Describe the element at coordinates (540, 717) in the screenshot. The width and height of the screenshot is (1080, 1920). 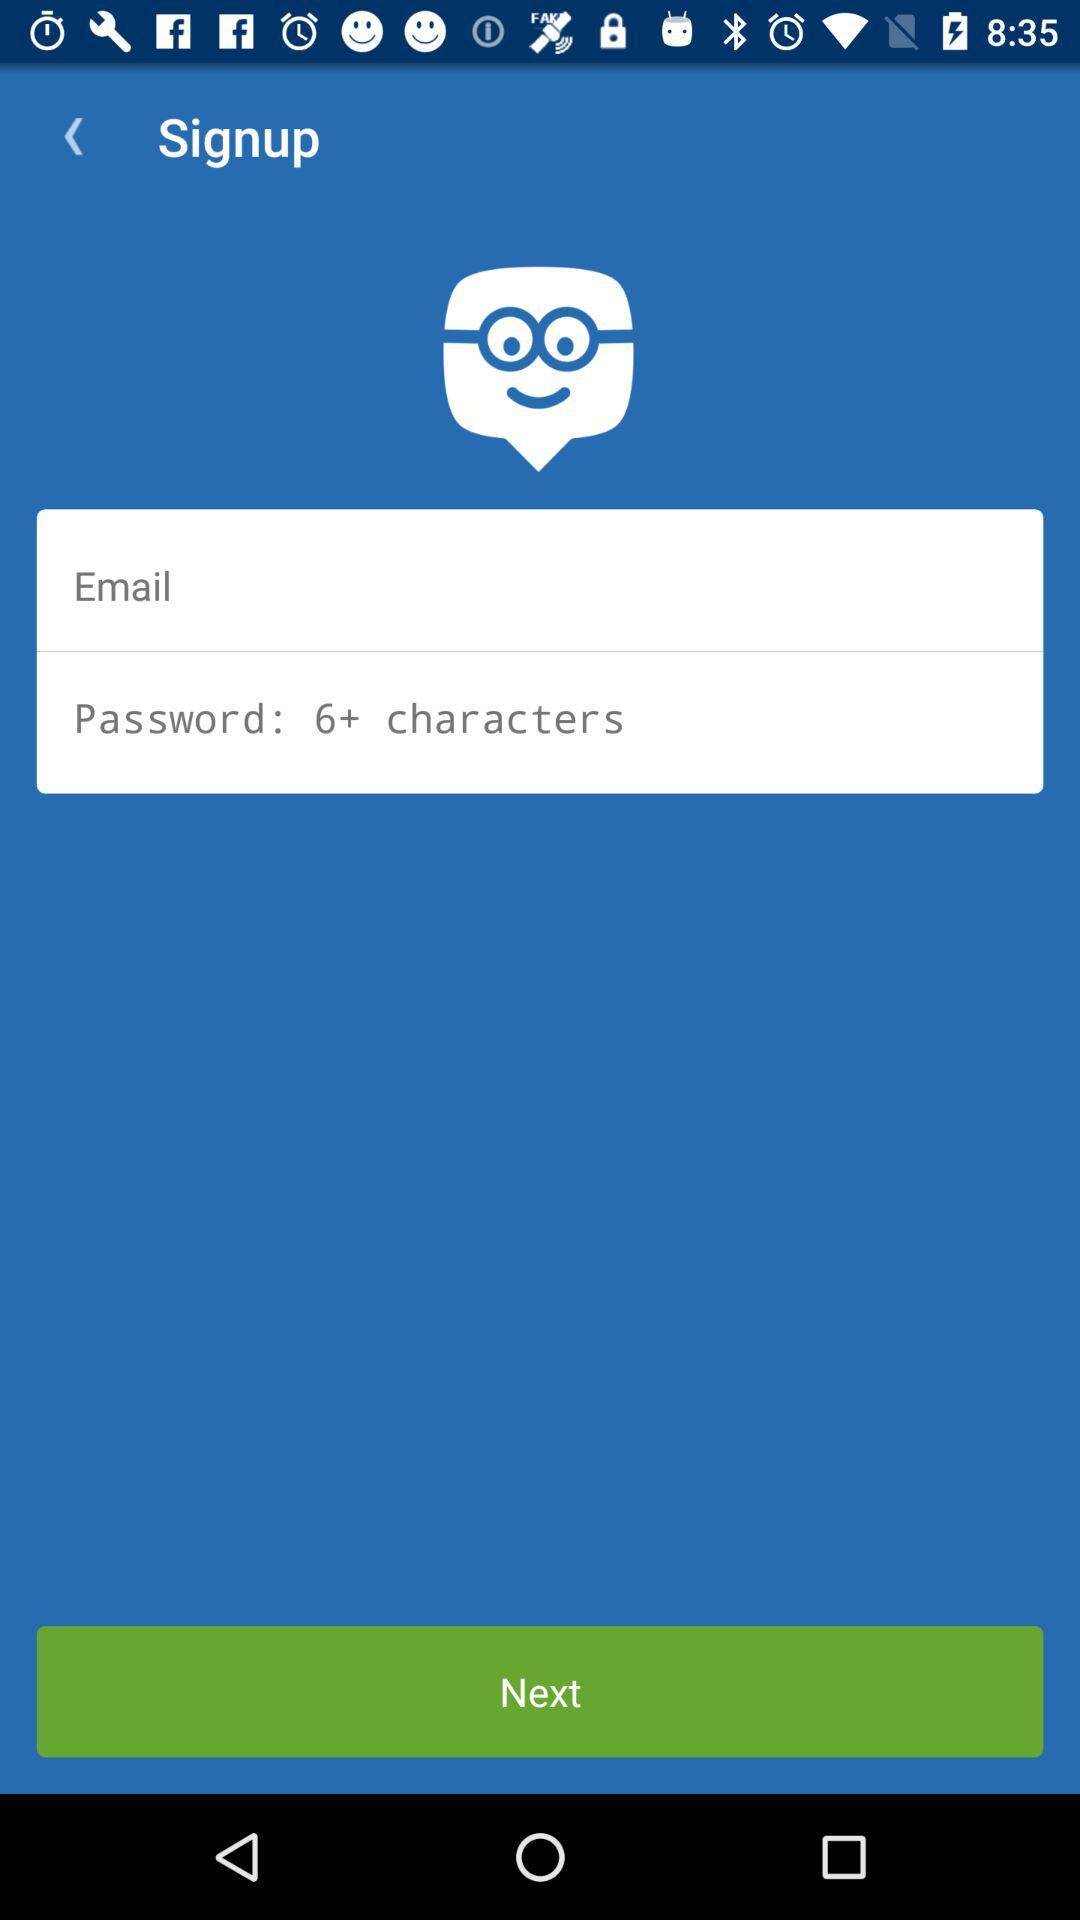
I see `password of 6+ characters` at that location.